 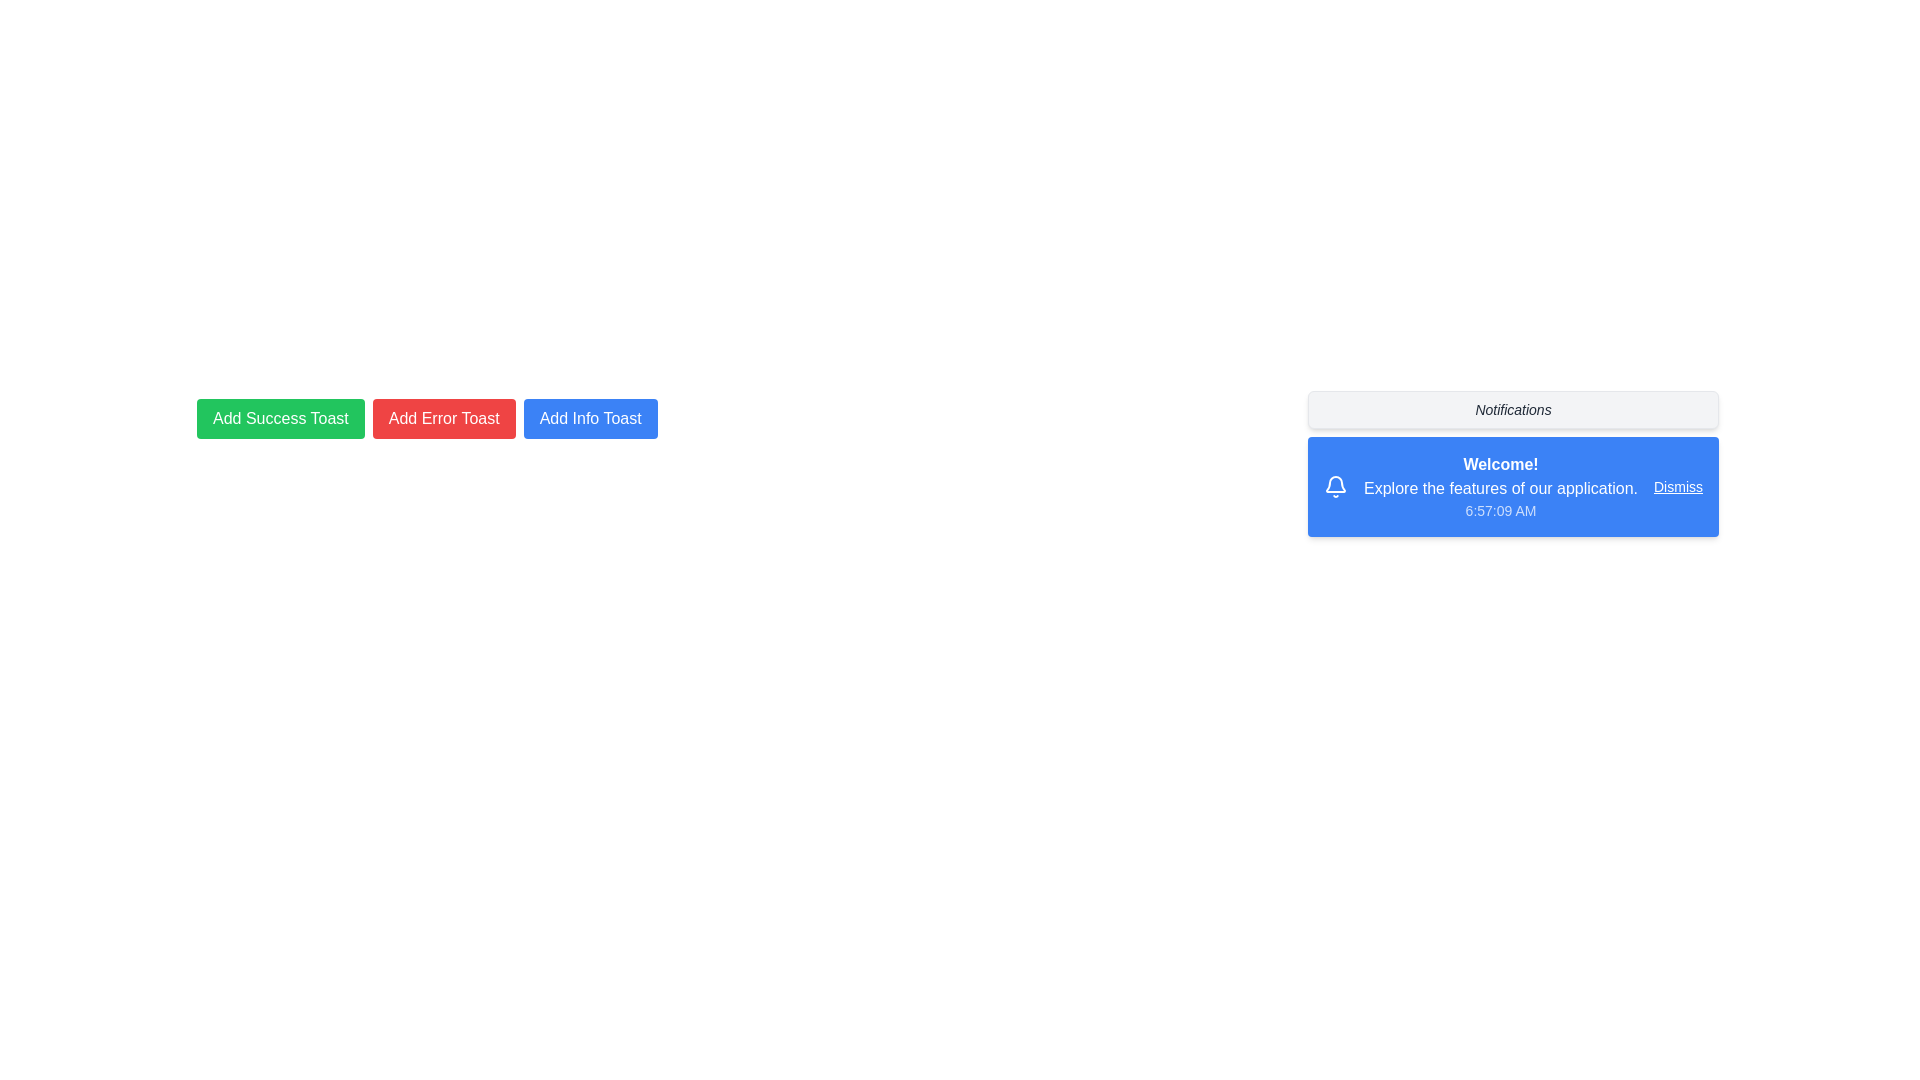 I want to click on the third button in a horizontal row of three buttons, located to the right of the 'Add Error Toast' button, so click(x=589, y=418).